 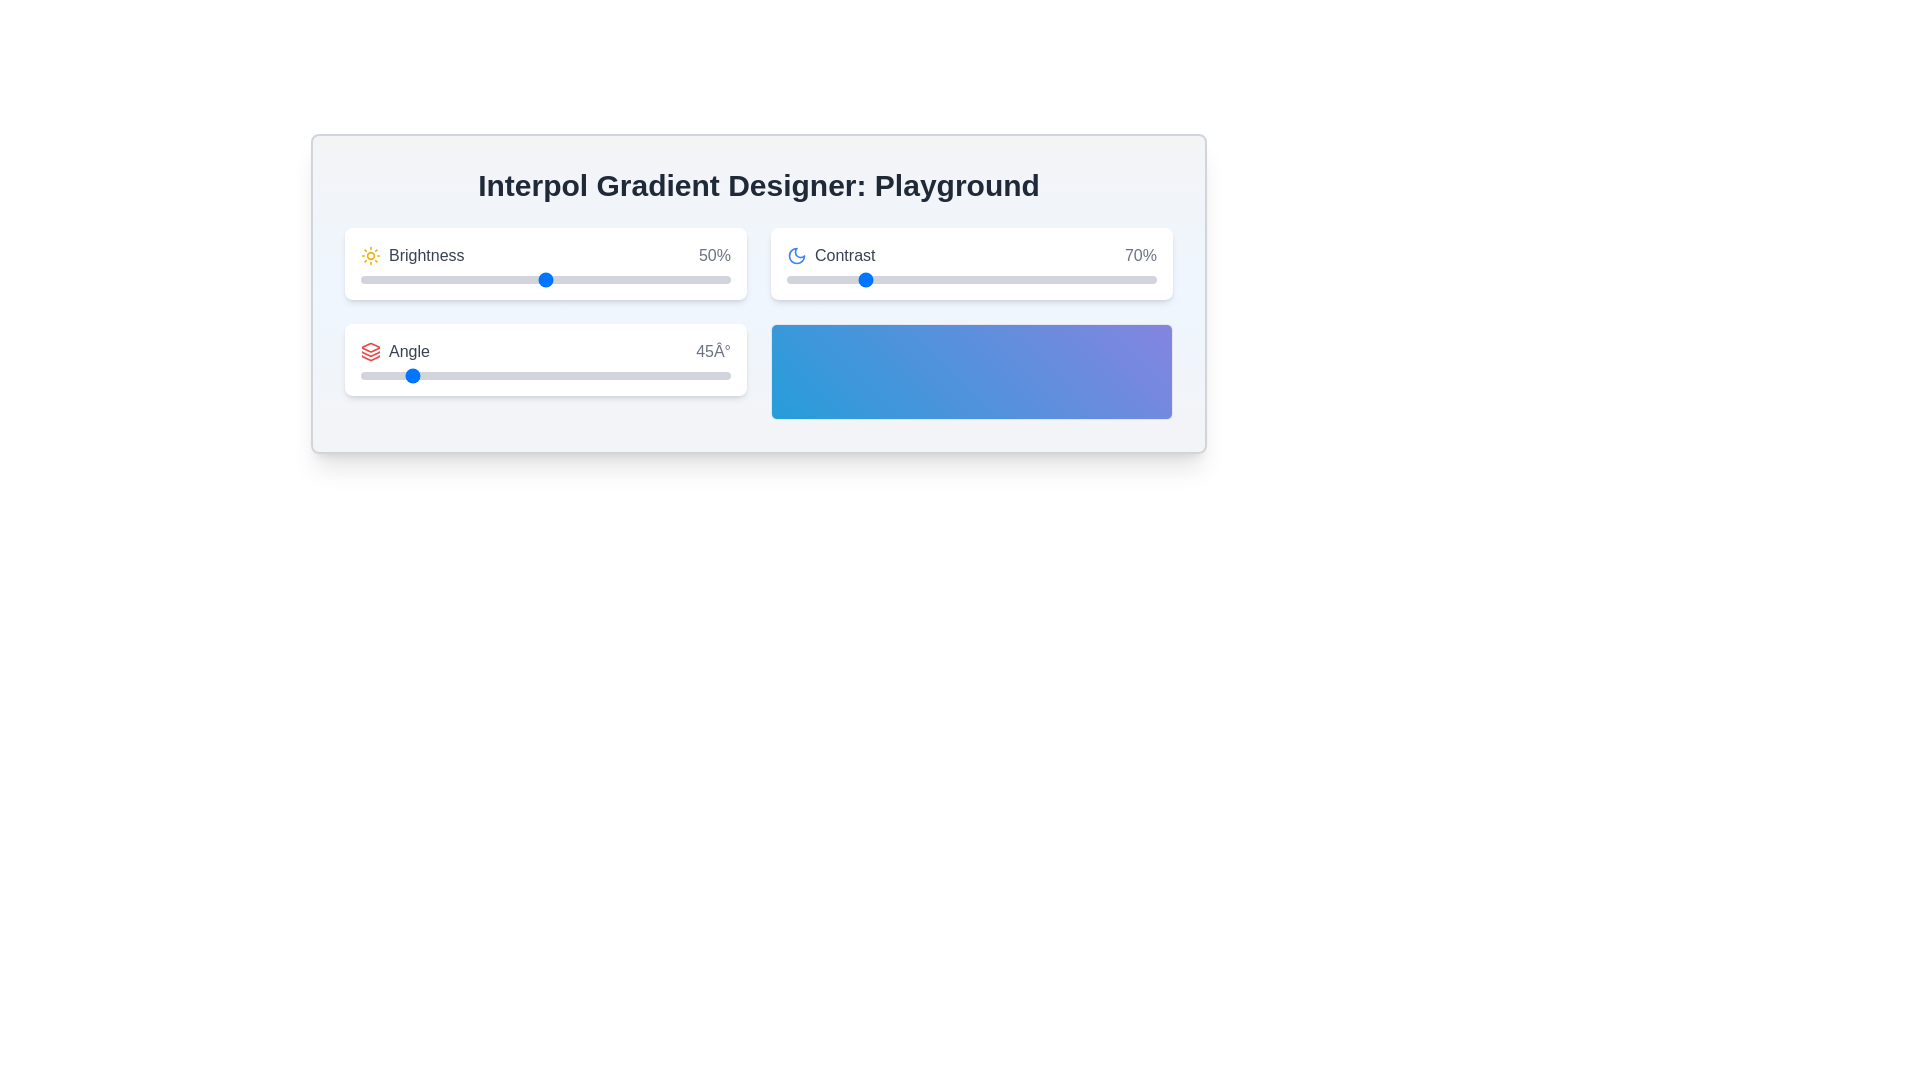 What do you see at coordinates (678, 375) in the screenshot?
I see `the angle` at bounding box center [678, 375].